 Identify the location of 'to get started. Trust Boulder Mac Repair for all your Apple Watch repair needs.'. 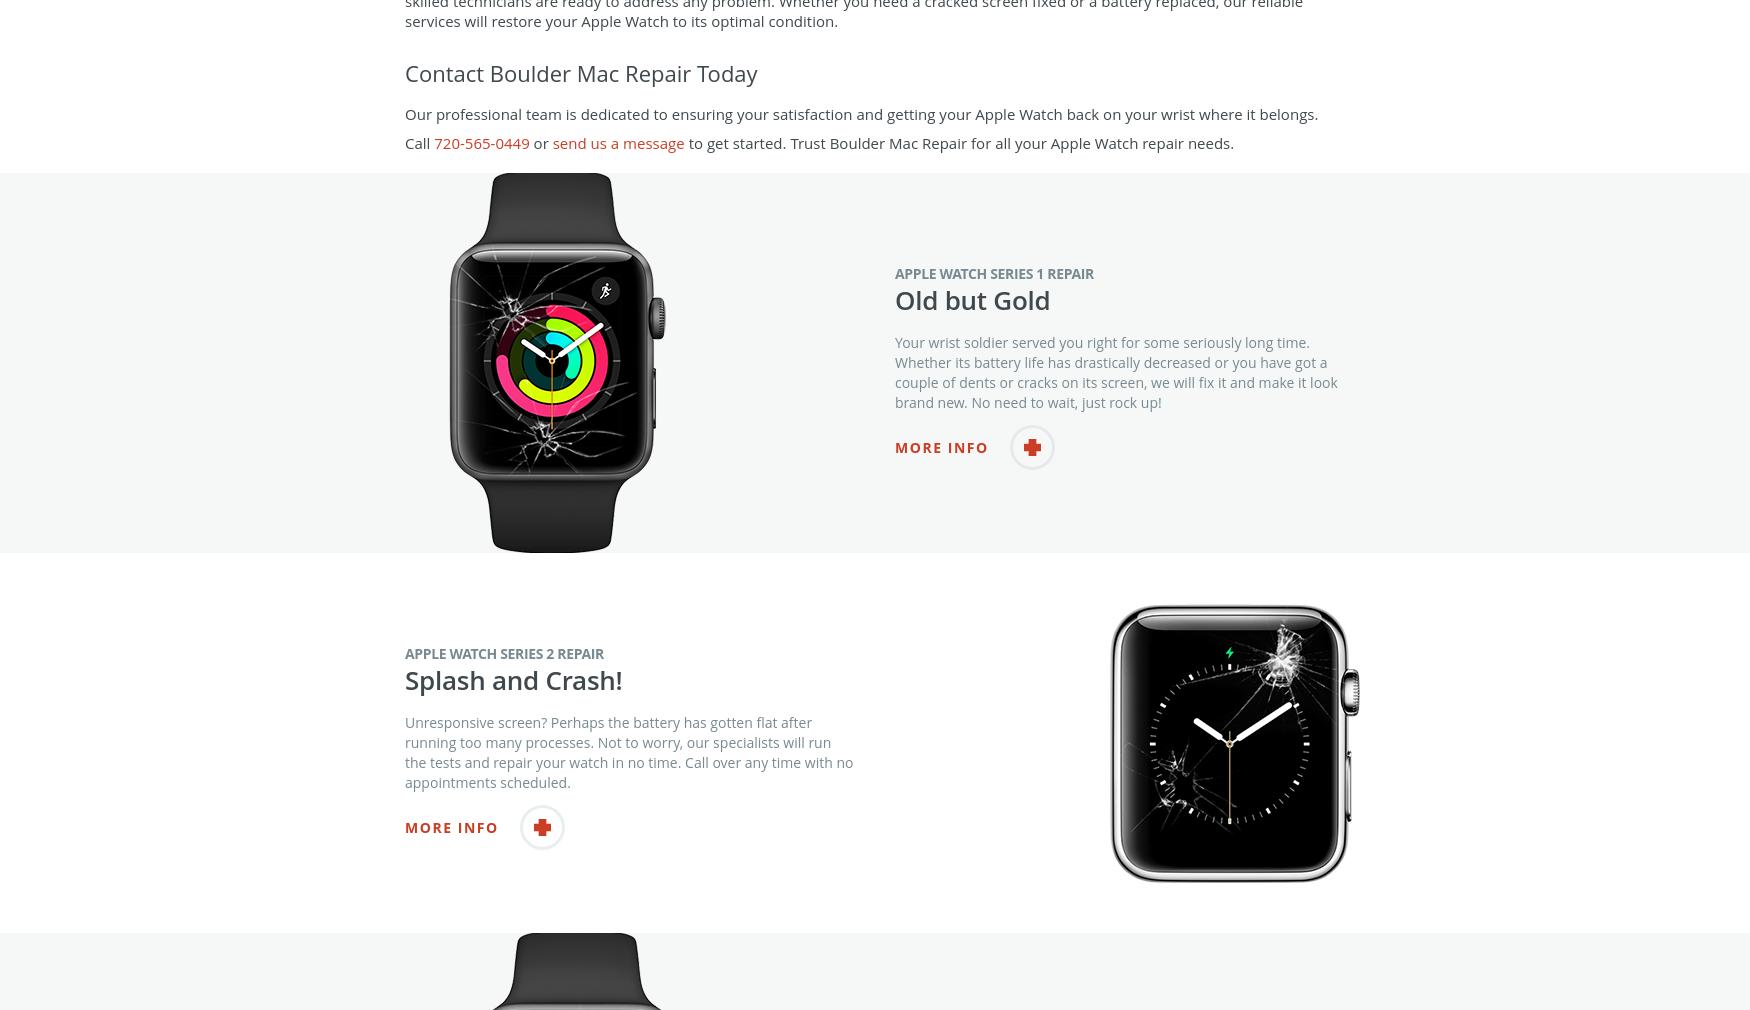
(959, 181).